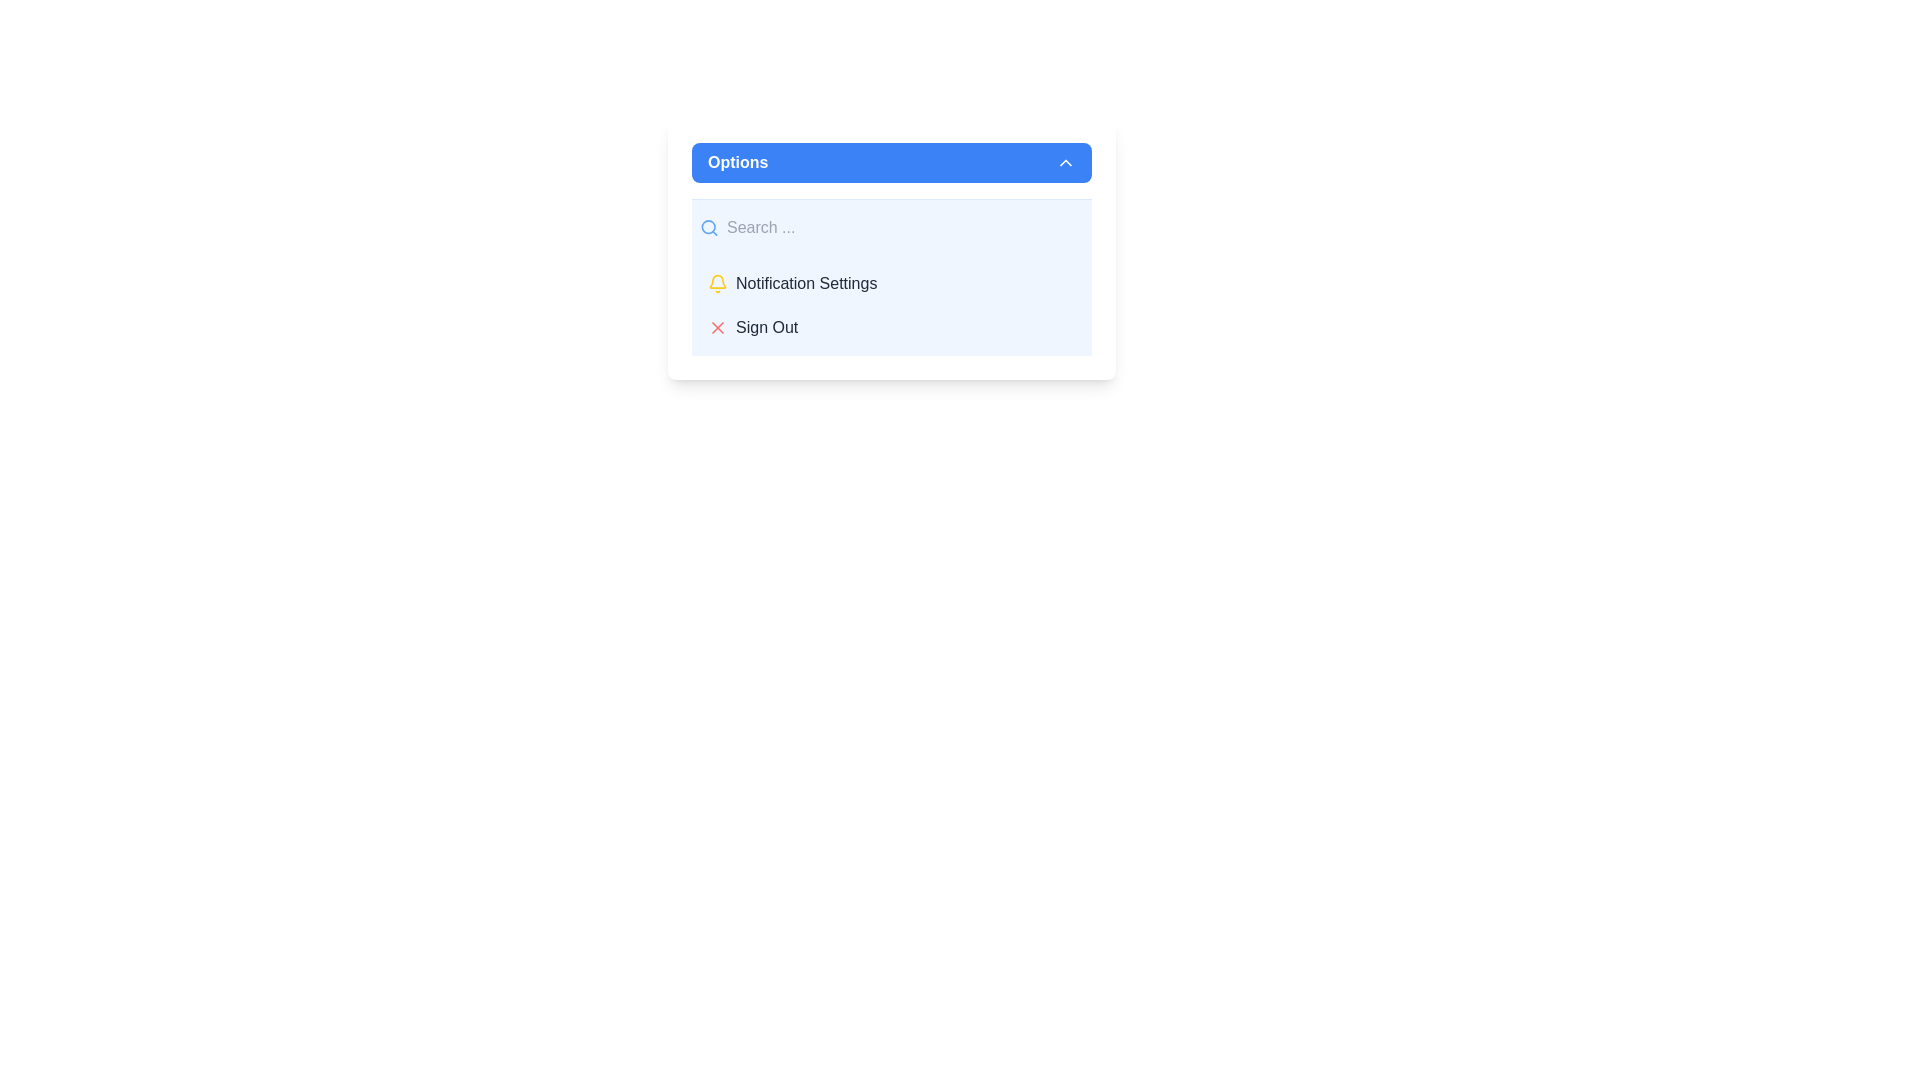 The image size is (1920, 1080). Describe the element at coordinates (891, 161) in the screenshot. I see `the toggle button located at the top center of the interface` at that location.